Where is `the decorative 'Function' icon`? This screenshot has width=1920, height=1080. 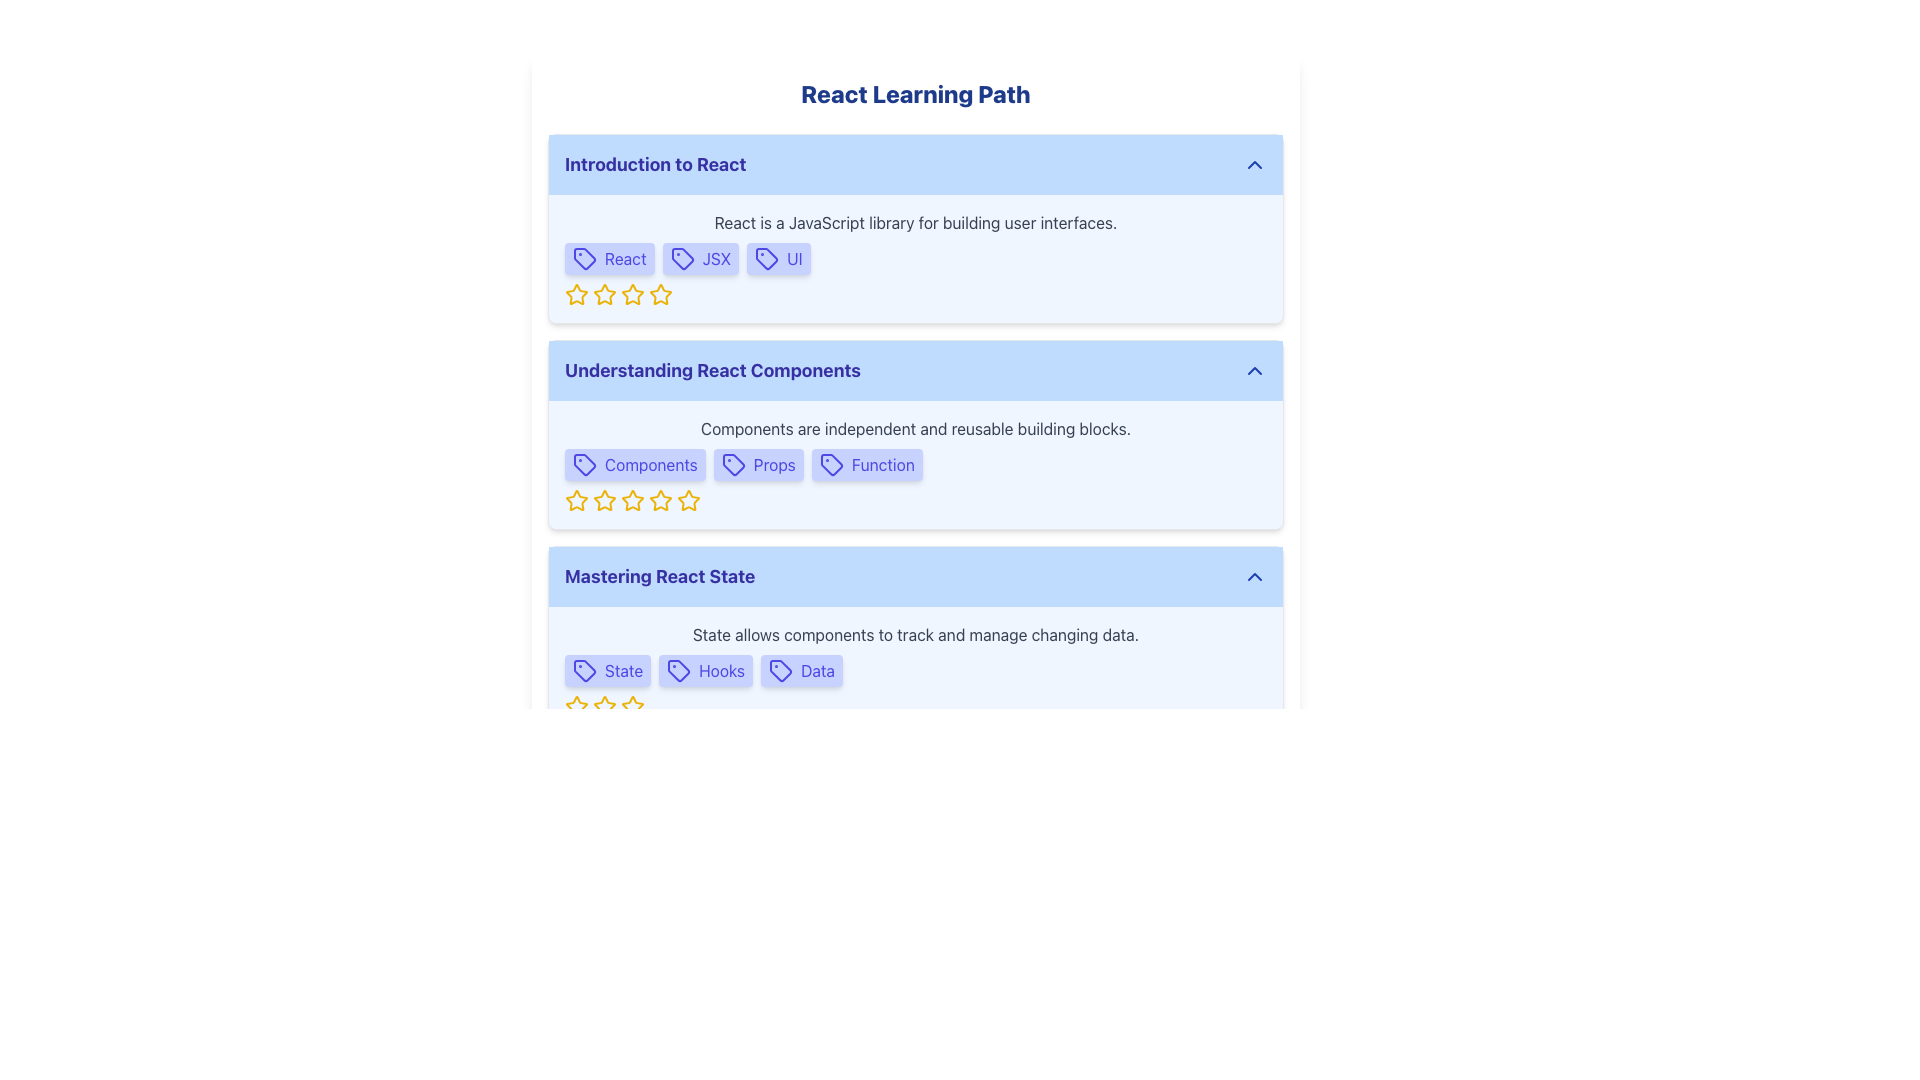 the decorative 'Function' icon is located at coordinates (831, 465).